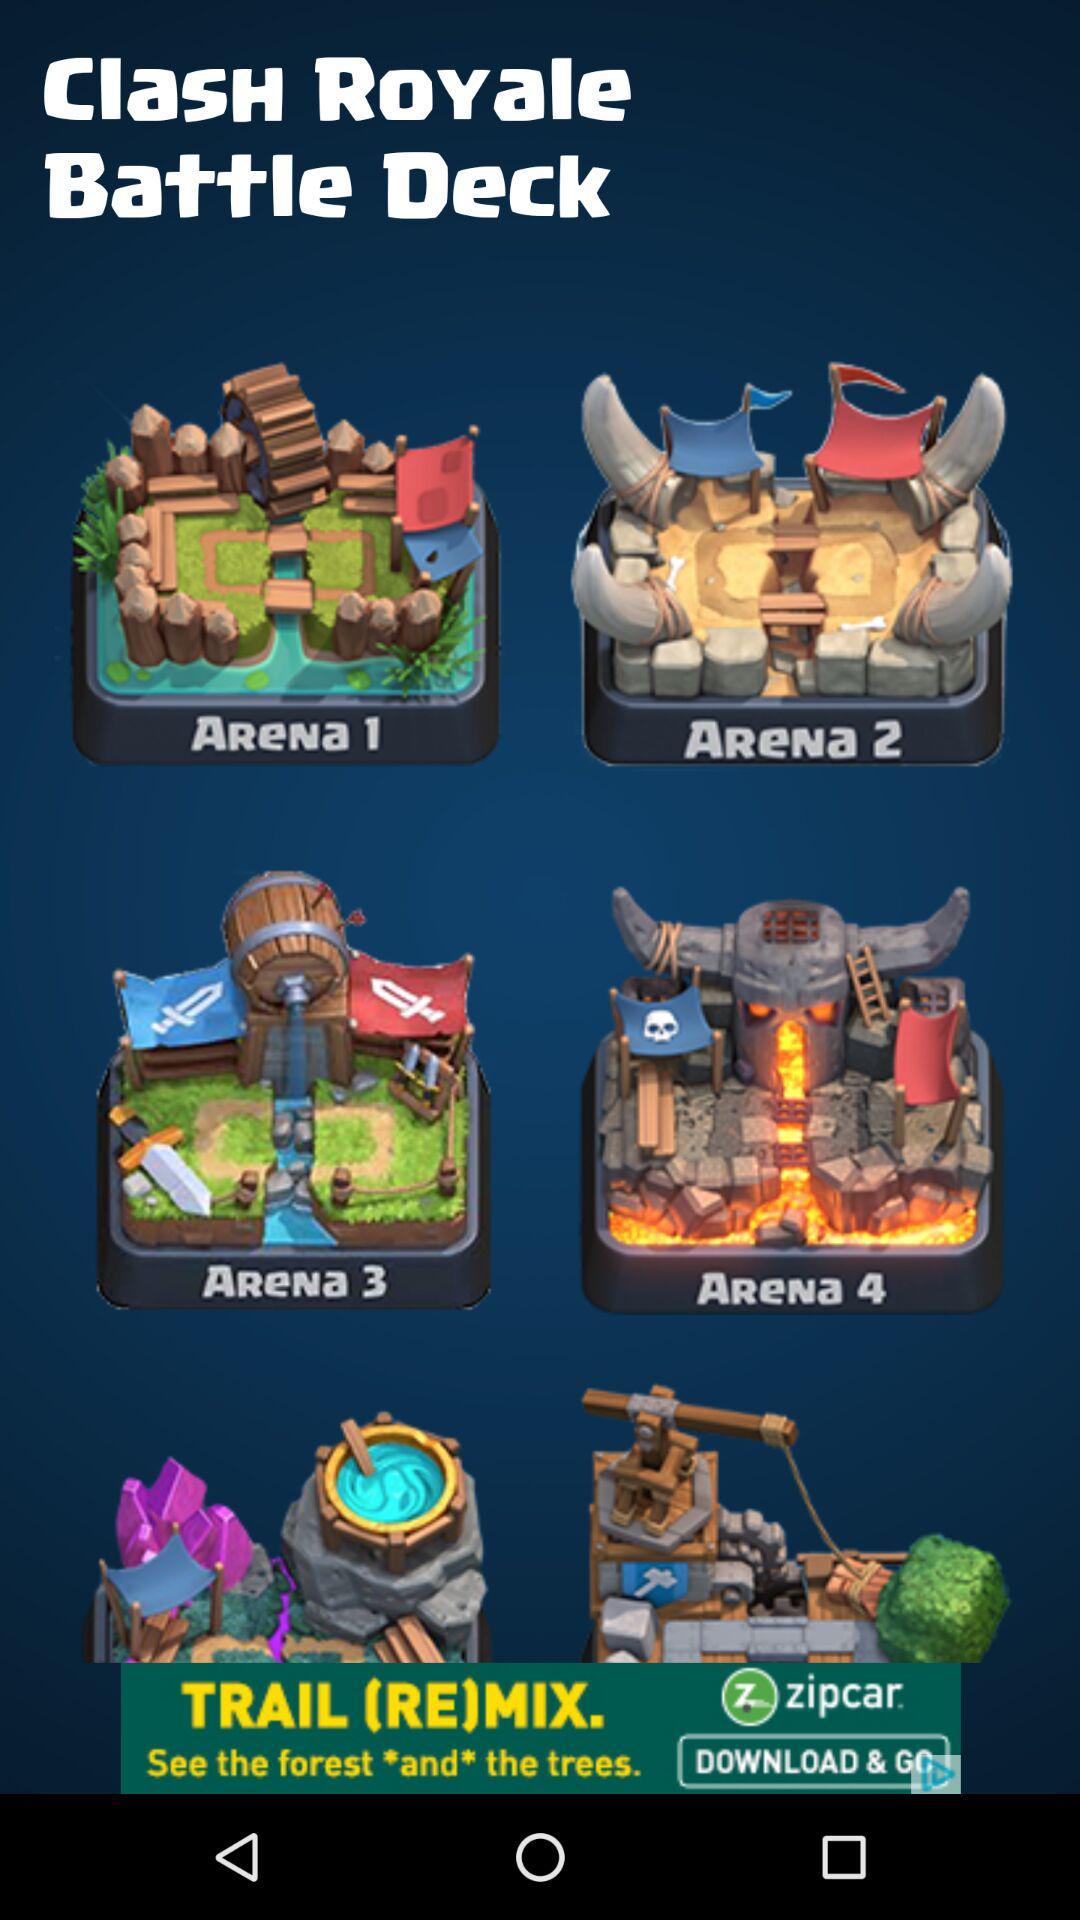 Image resolution: width=1080 pixels, height=1920 pixels. Describe the element at coordinates (540, 1727) in the screenshot. I see `zip car advertisement that will redirect you for more info` at that location.